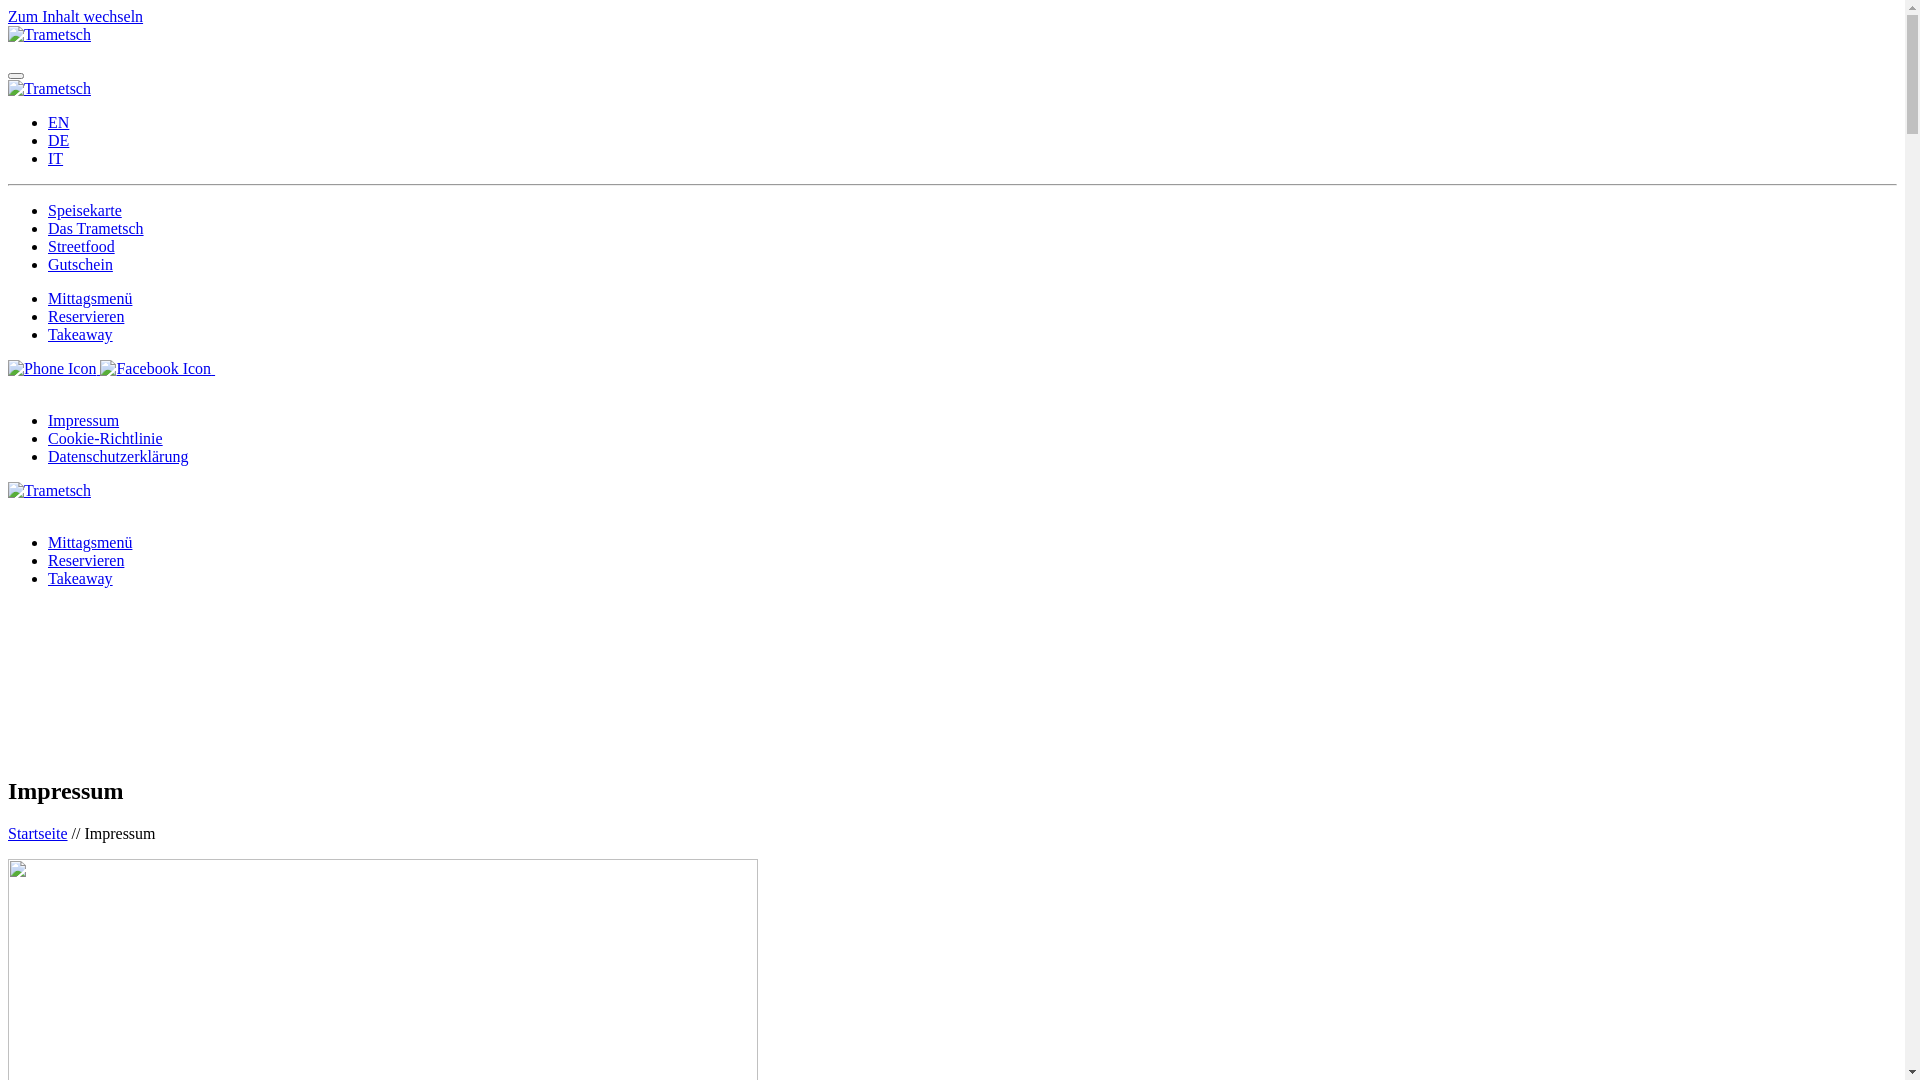  Describe the element at coordinates (82, 419) in the screenshot. I see `'Impressum'` at that location.